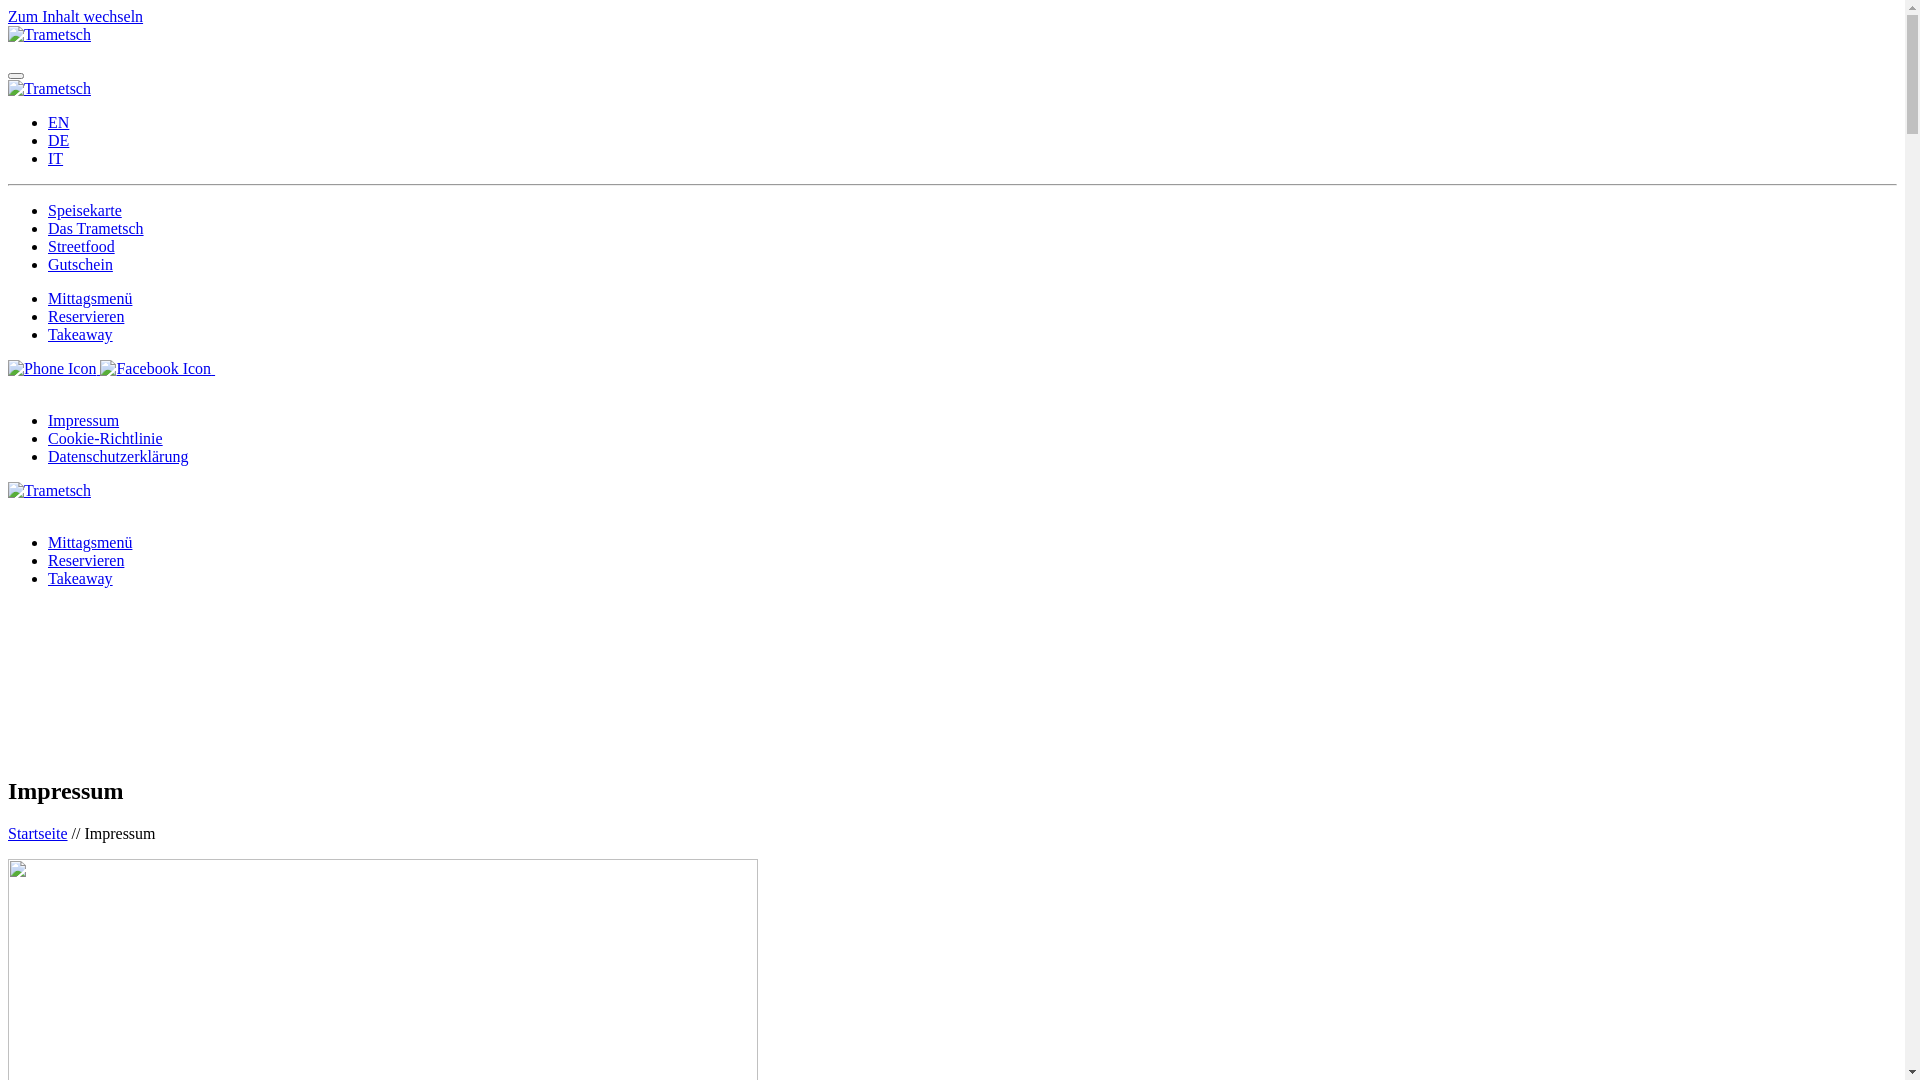  Describe the element at coordinates (82, 419) in the screenshot. I see `'Impressum'` at that location.